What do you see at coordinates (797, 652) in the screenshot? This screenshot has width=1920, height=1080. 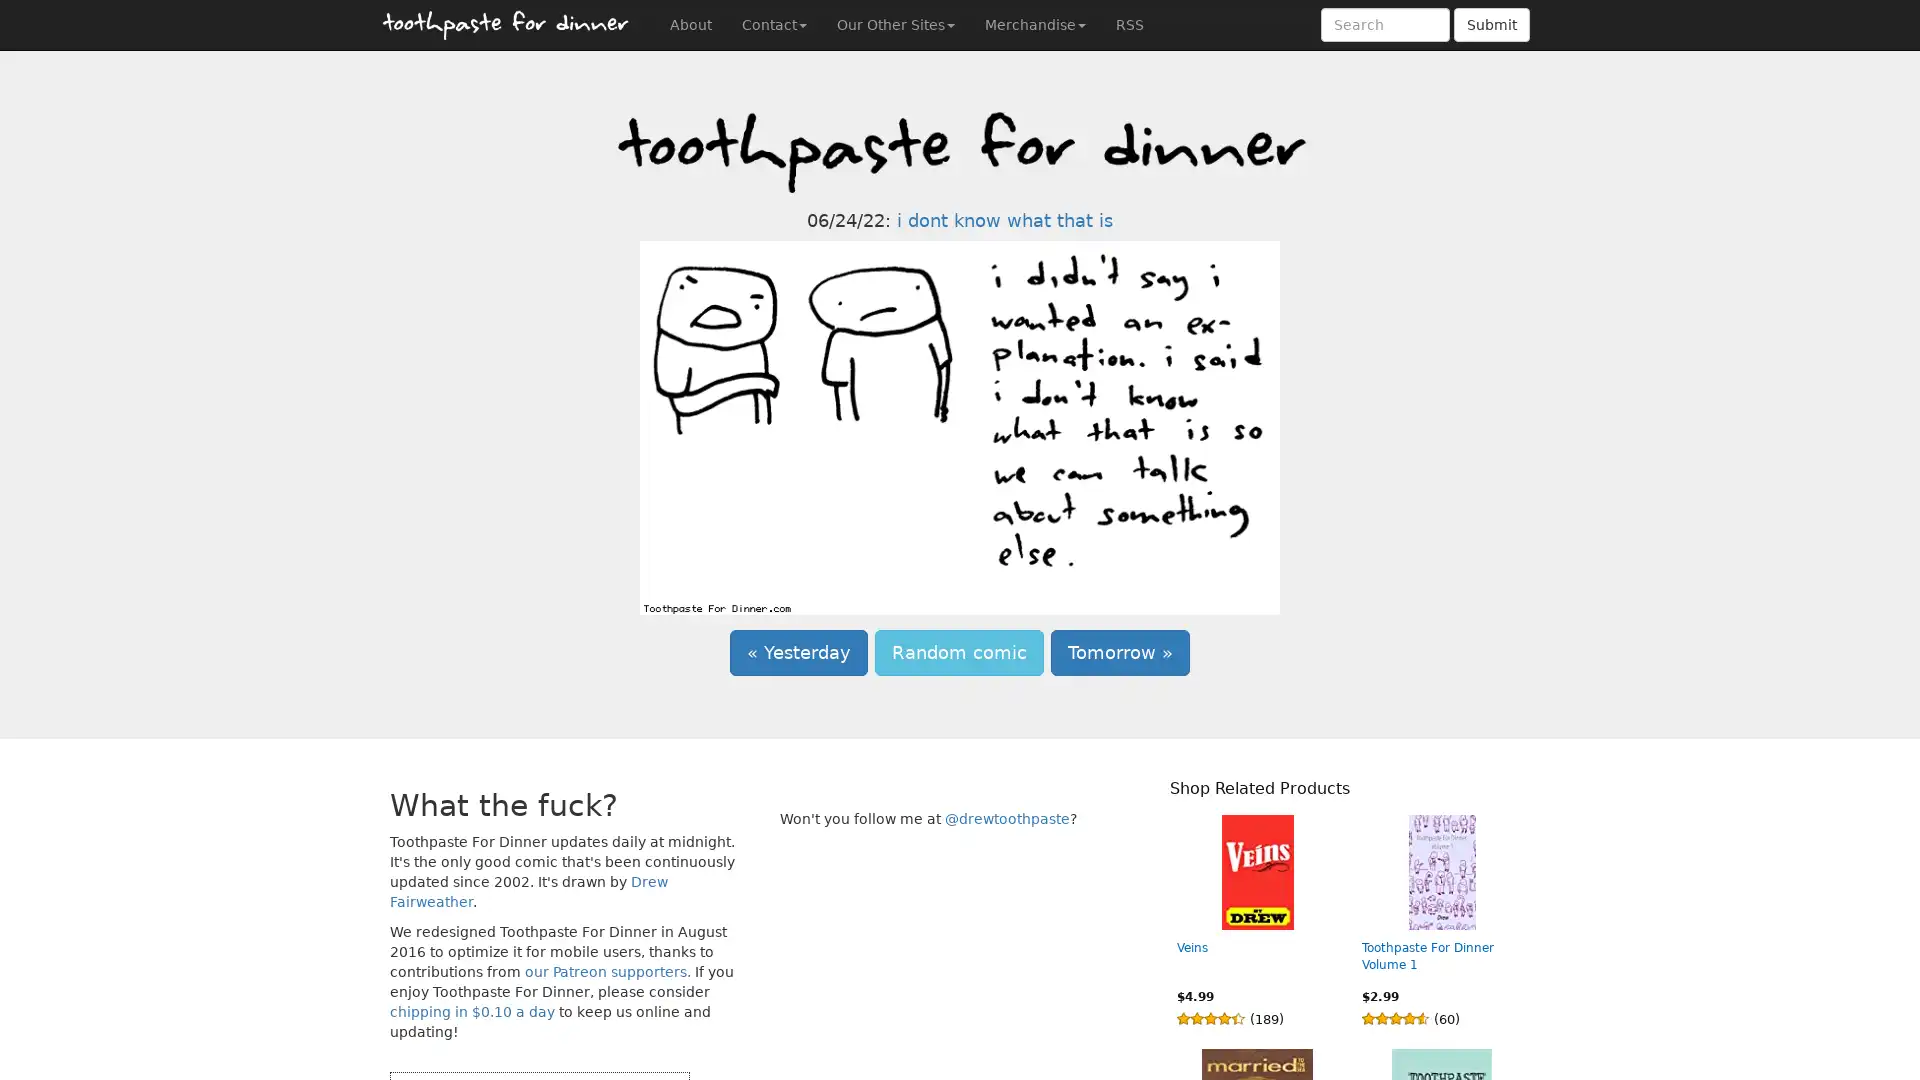 I see `Yesterday` at bounding box center [797, 652].